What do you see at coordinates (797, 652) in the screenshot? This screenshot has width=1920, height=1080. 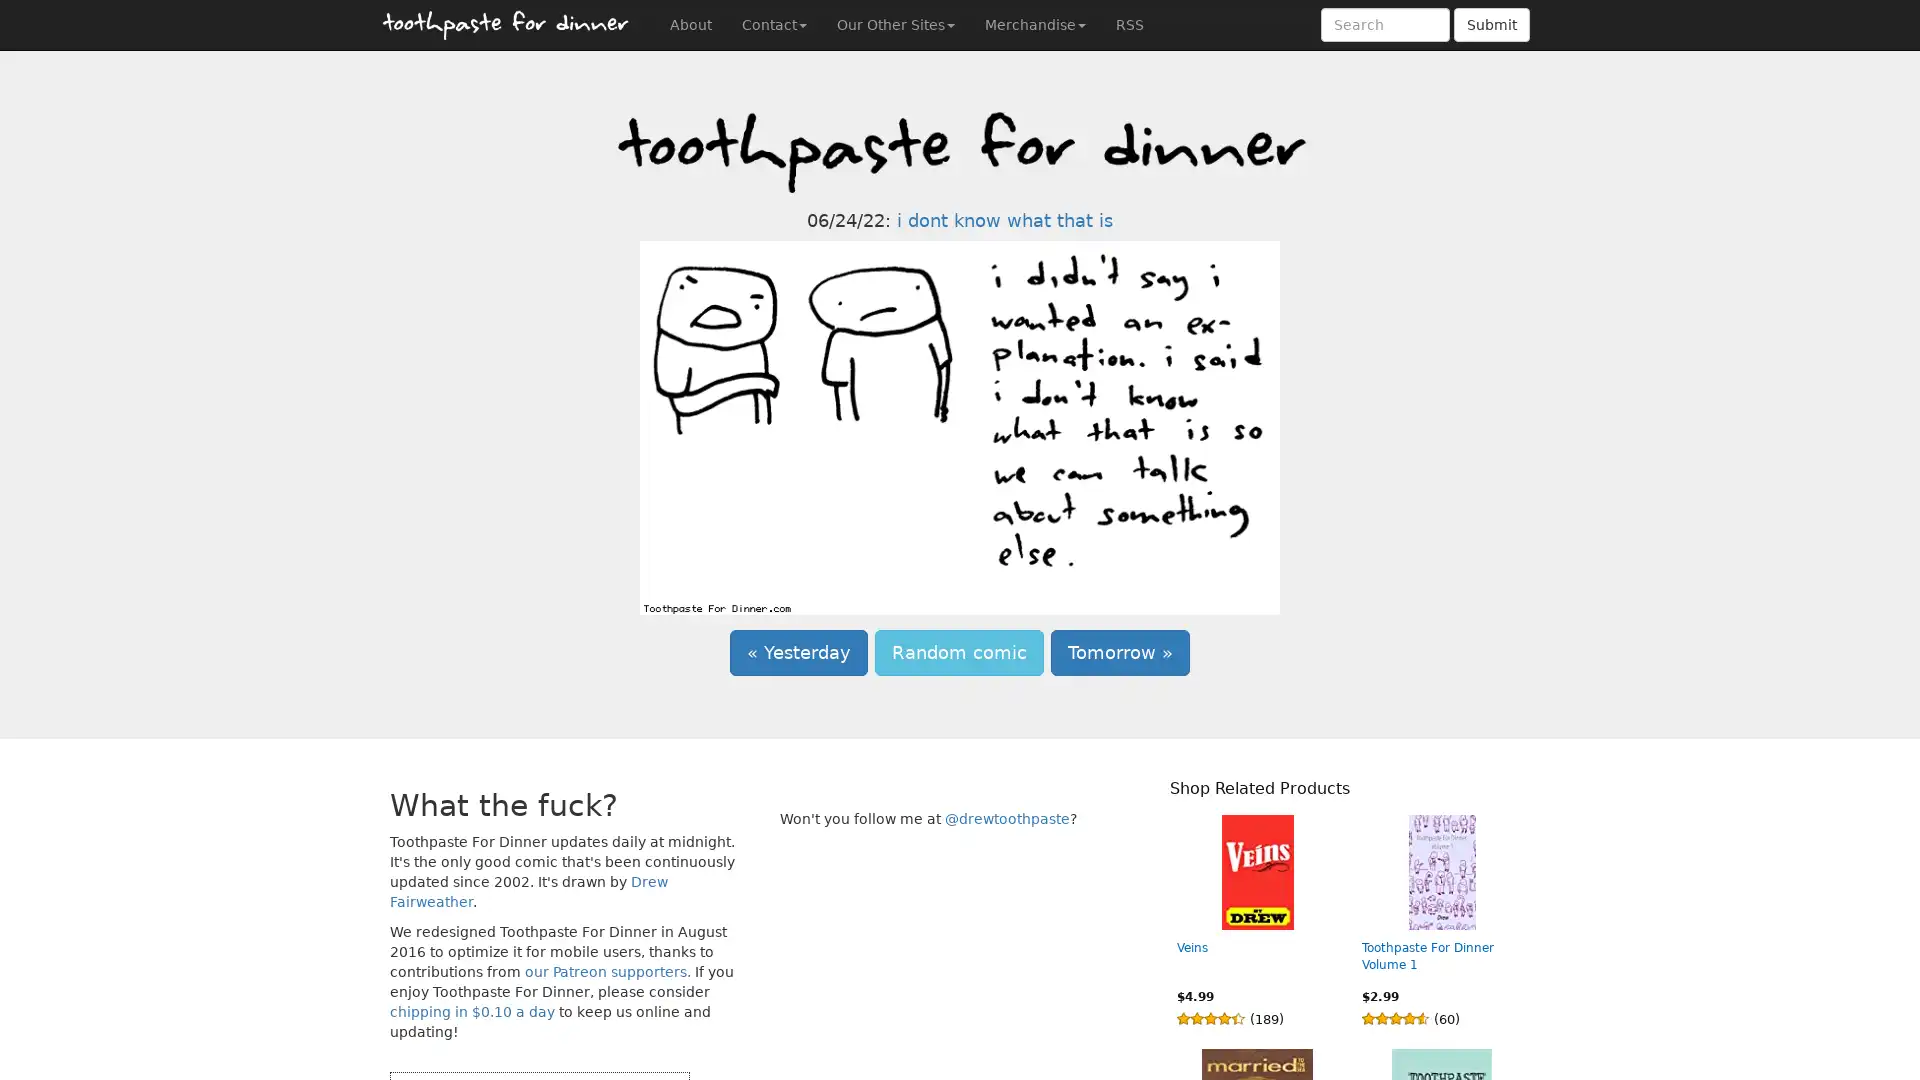 I see `Yesterday` at bounding box center [797, 652].